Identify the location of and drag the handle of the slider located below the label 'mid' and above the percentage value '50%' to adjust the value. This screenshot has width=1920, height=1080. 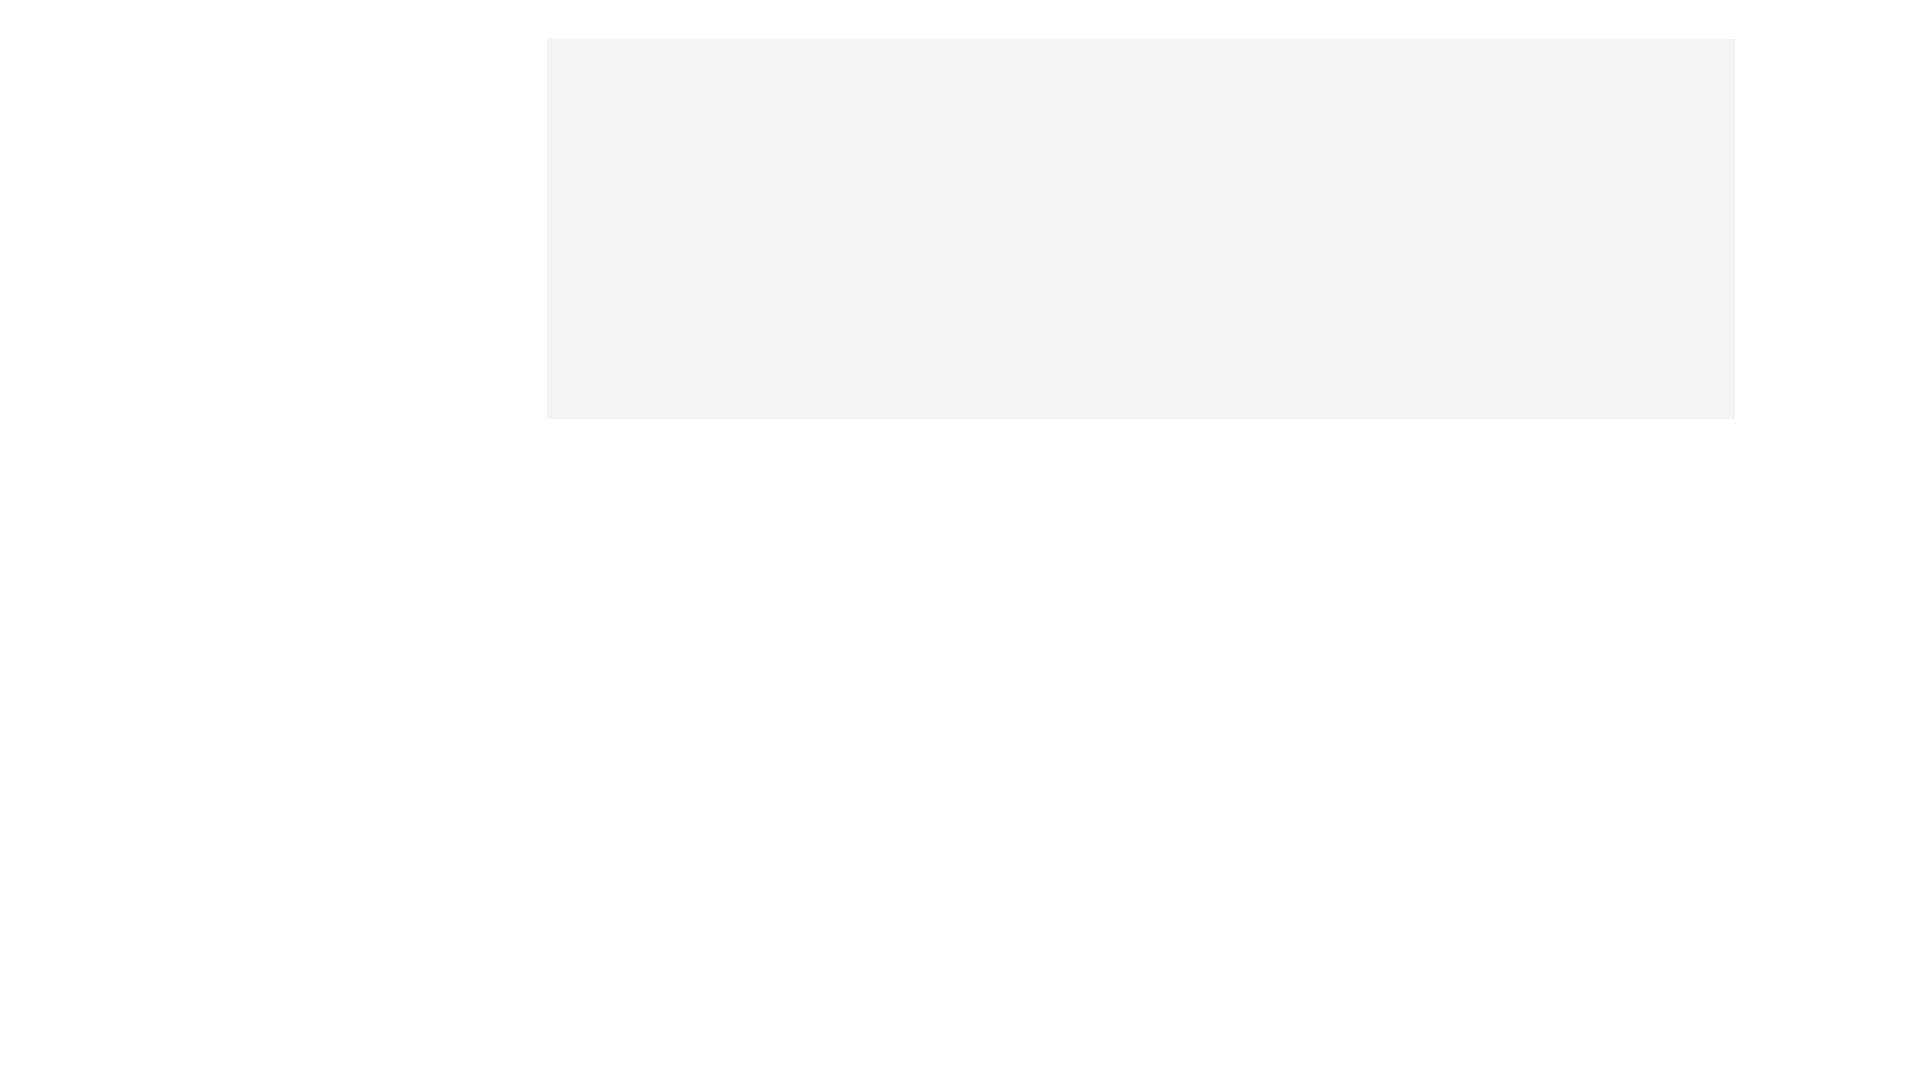
(1141, 585).